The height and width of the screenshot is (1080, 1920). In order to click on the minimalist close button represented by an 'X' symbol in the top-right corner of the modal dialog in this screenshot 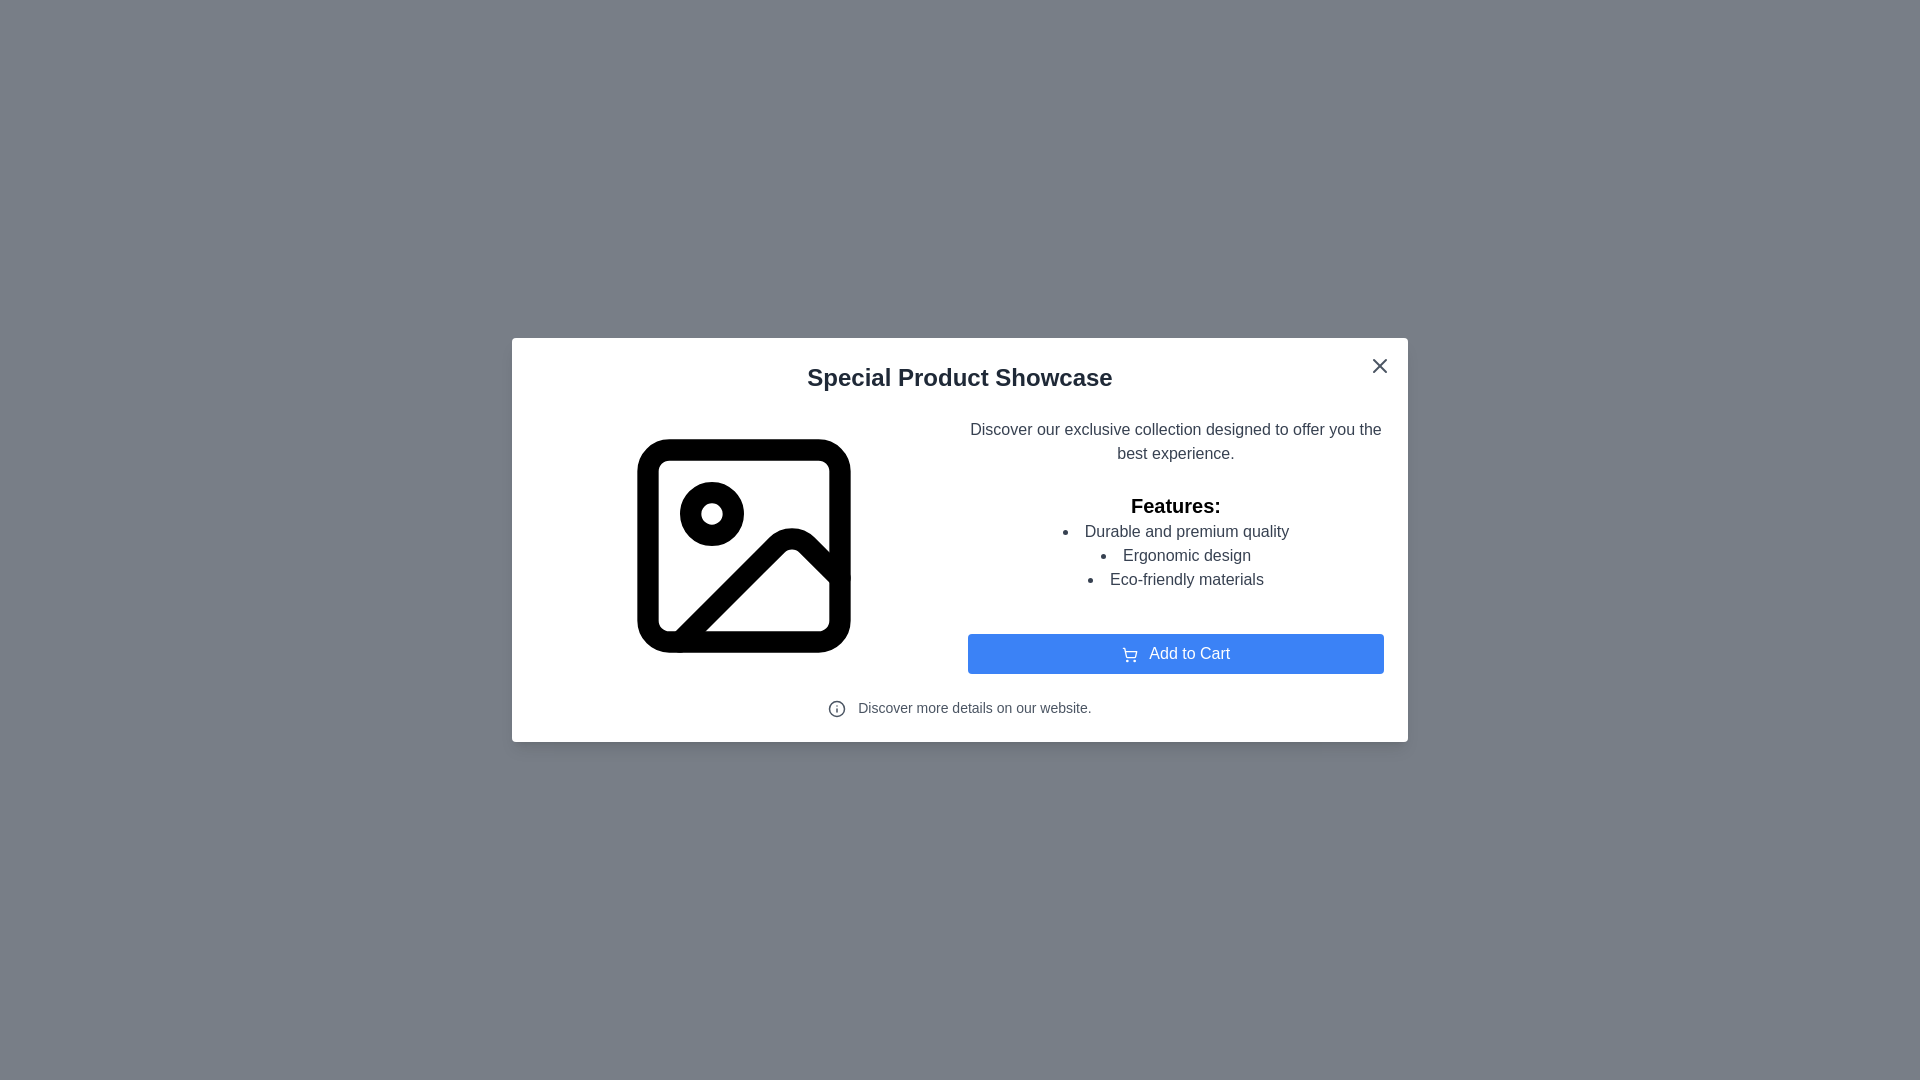, I will do `click(1379, 365)`.